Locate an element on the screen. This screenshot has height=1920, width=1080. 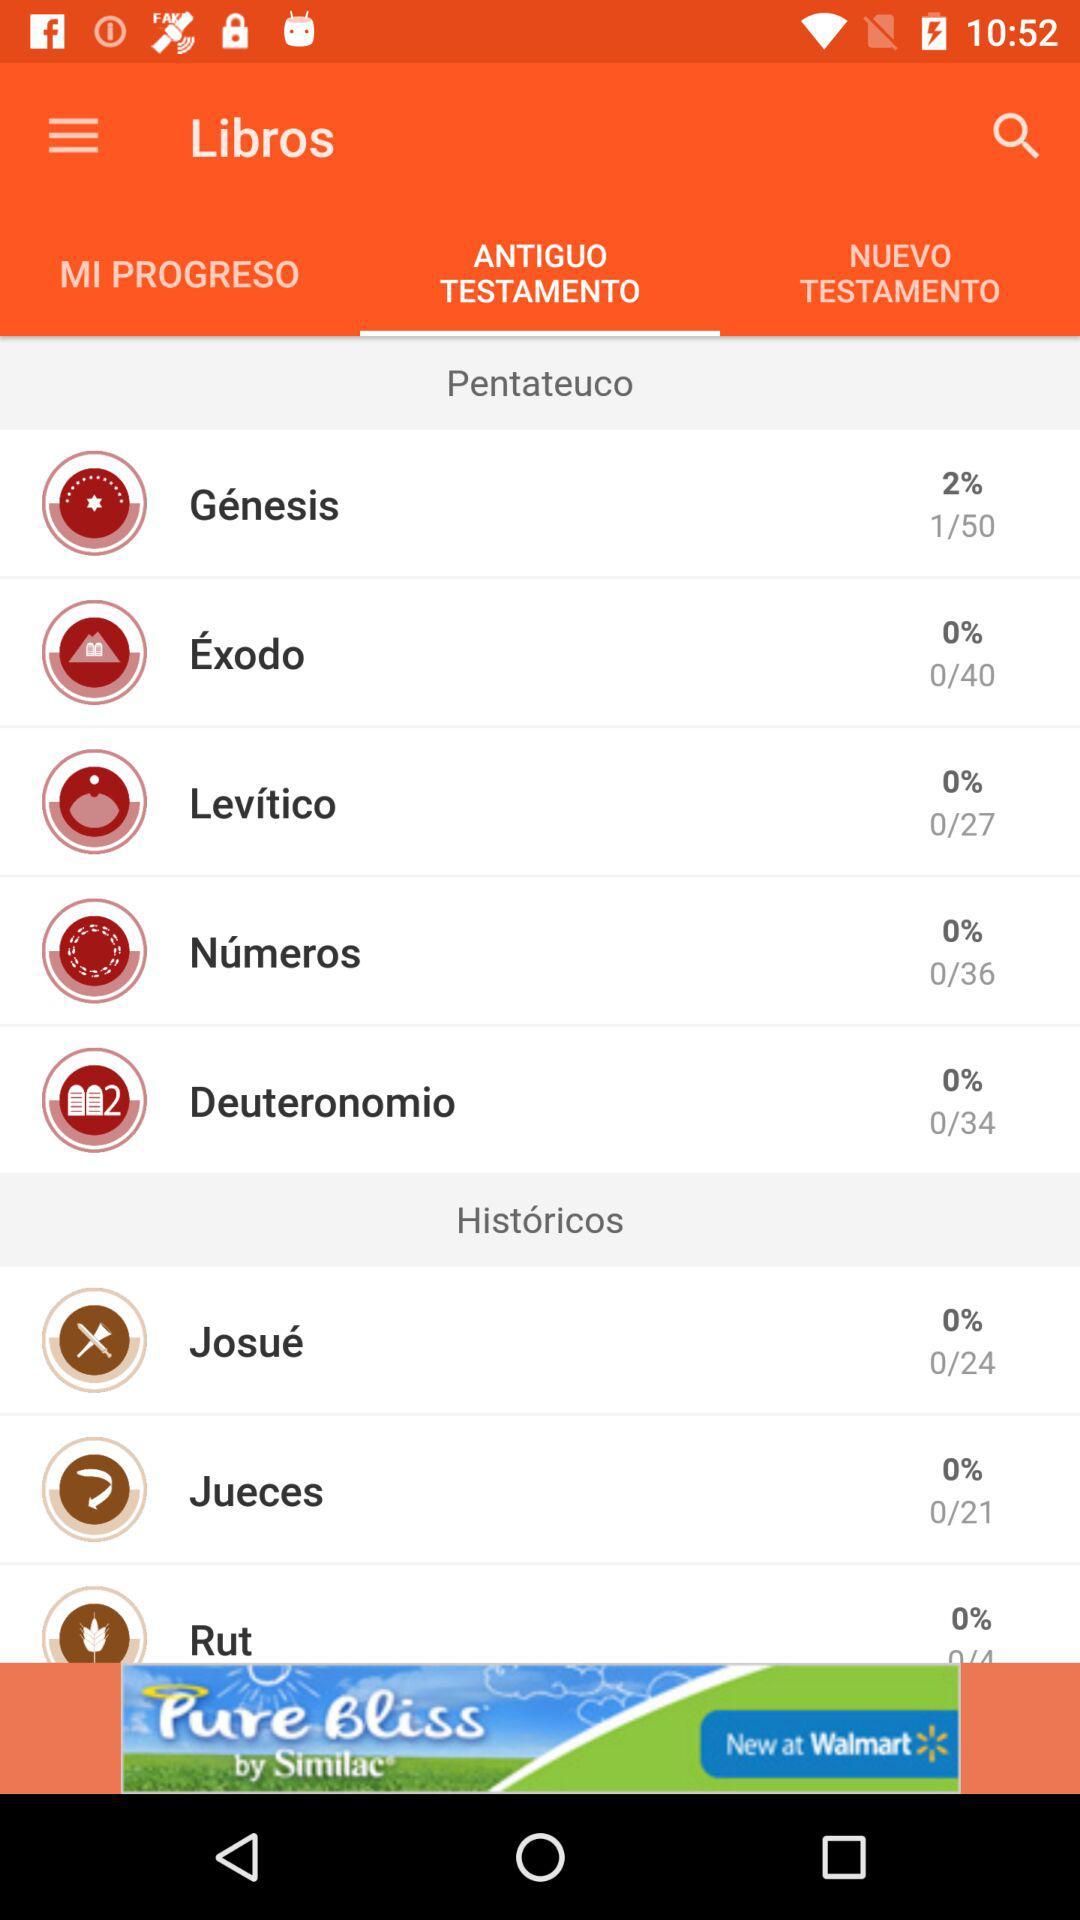
item to the left of the 0/40 is located at coordinates (246, 652).